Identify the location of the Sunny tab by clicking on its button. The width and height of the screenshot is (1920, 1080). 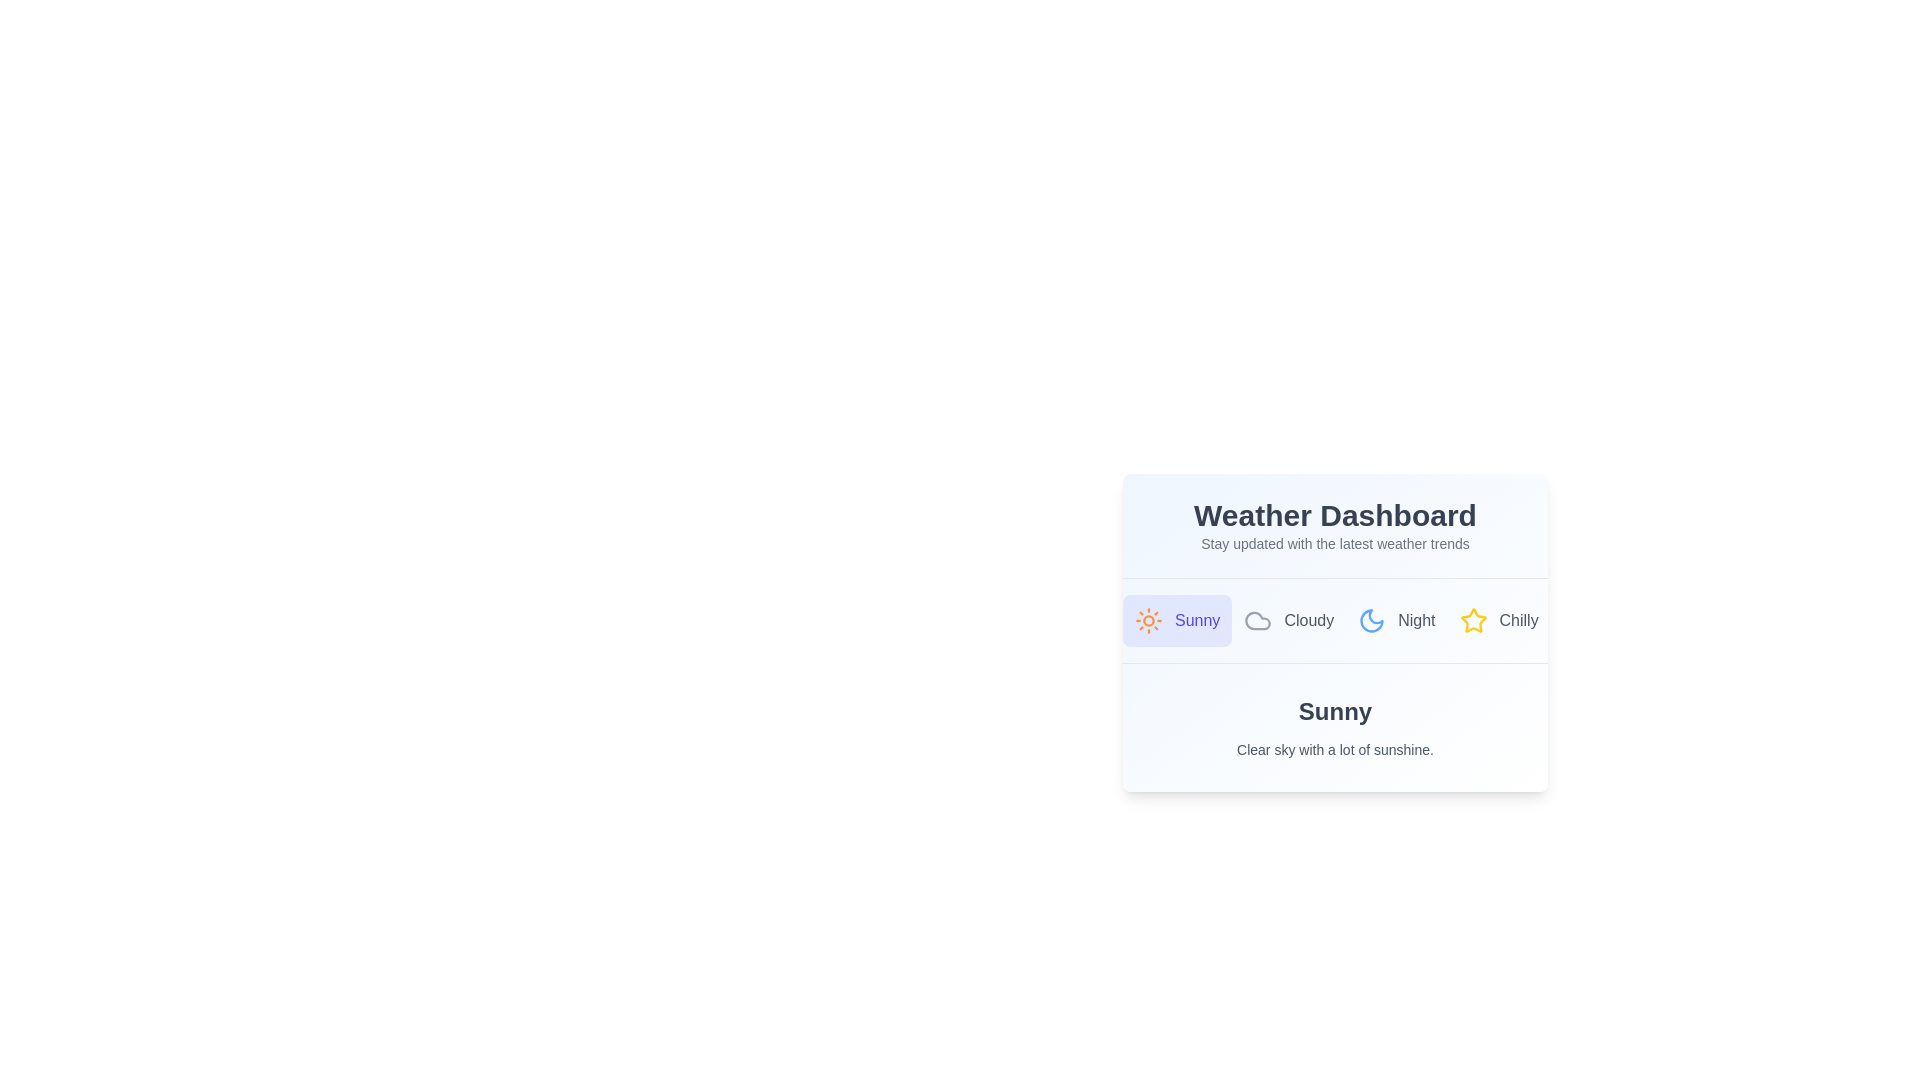
(1177, 620).